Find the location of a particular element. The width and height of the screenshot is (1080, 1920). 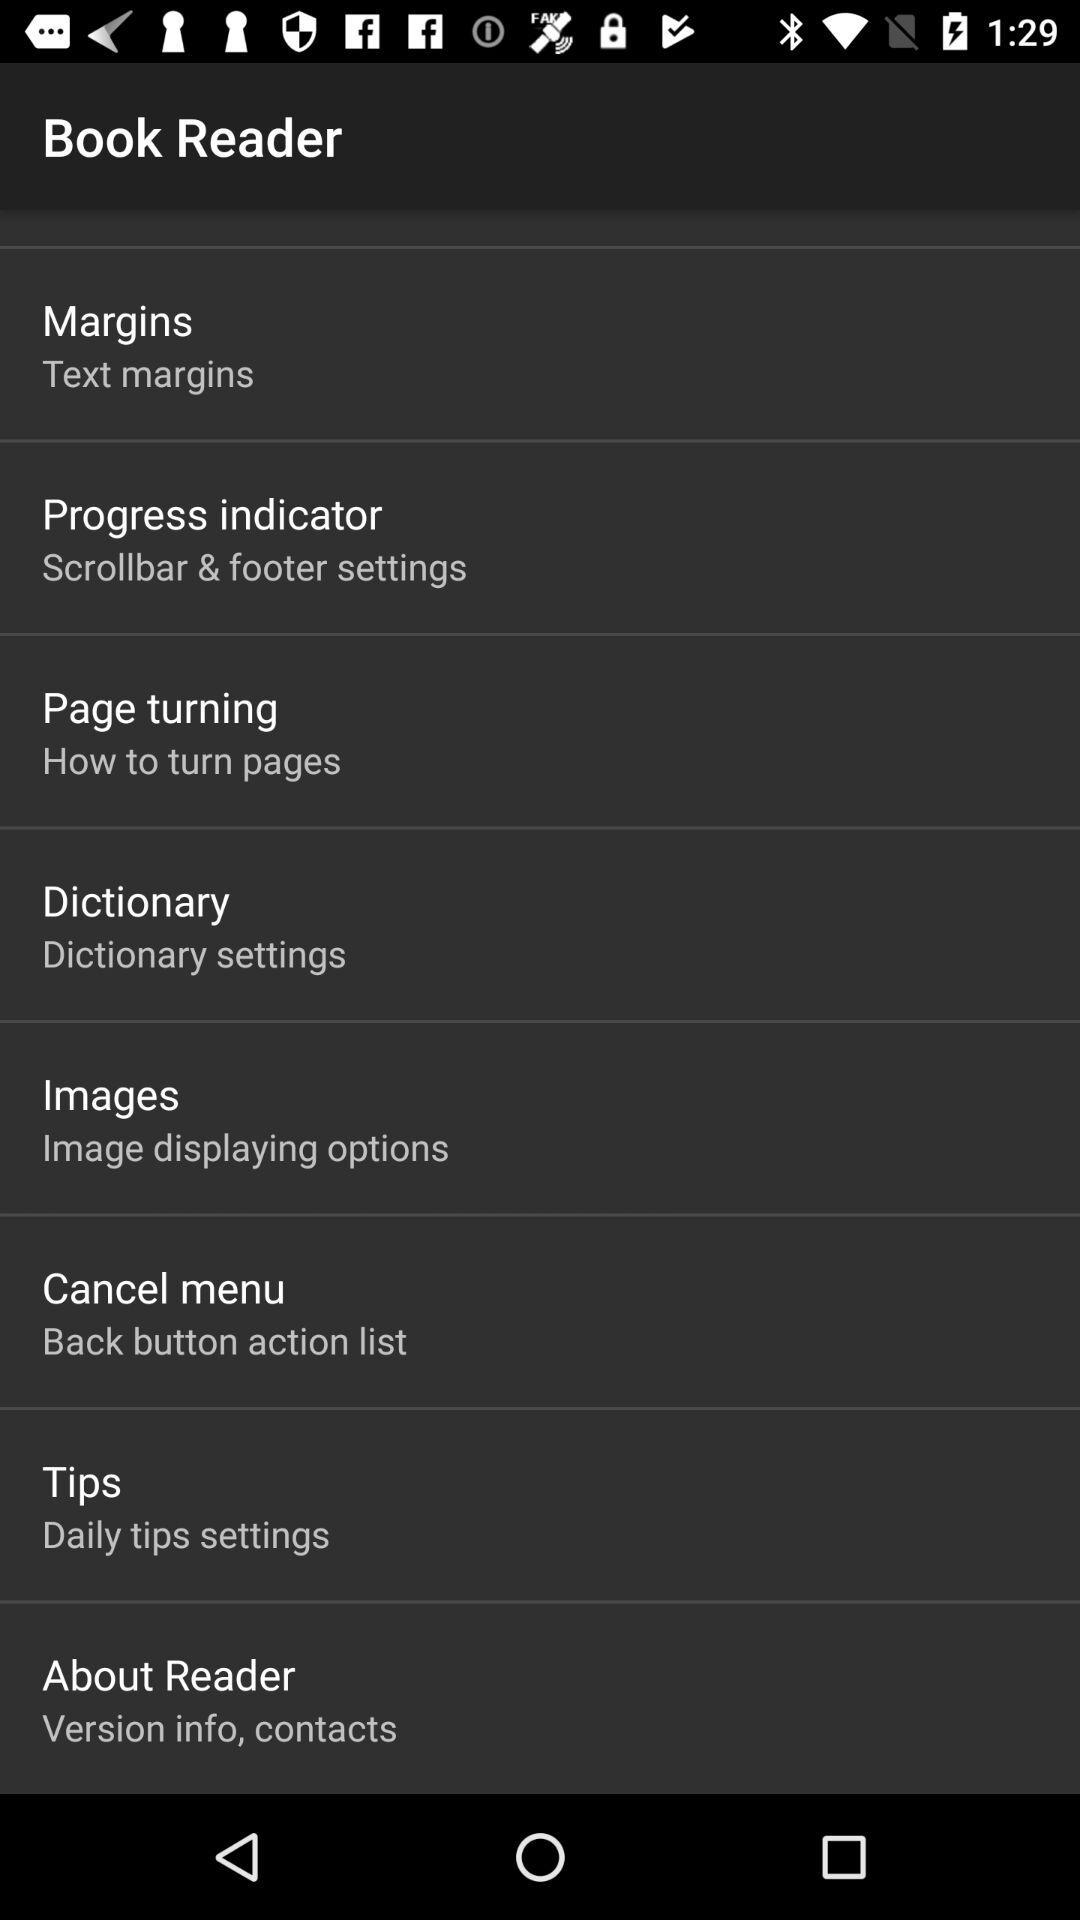

the item above the tips item is located at coordinates (224, 1340).